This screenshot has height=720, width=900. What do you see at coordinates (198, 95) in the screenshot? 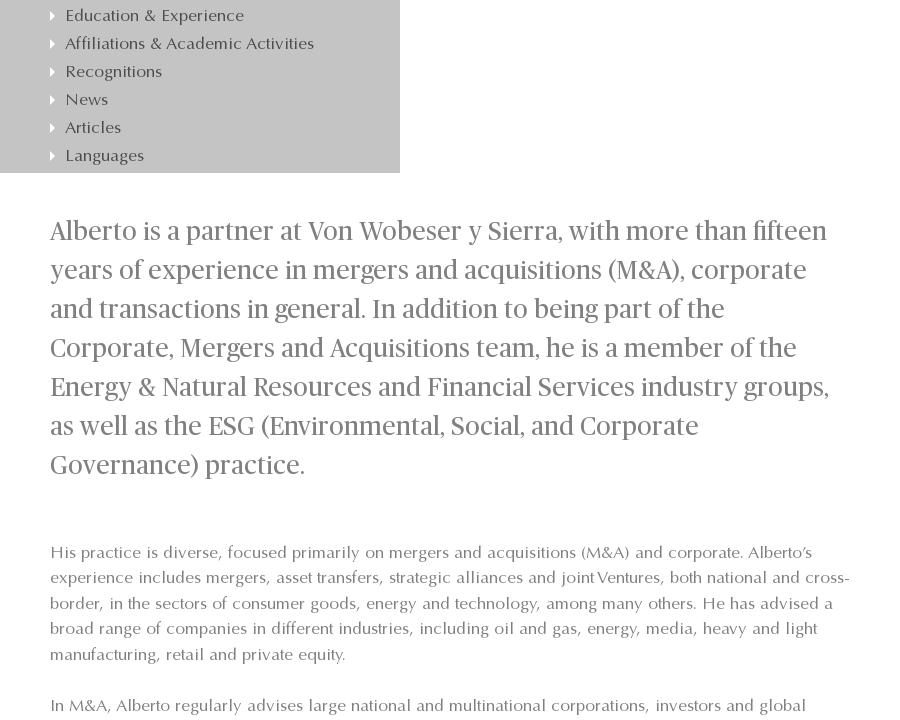
I see `'Member of the Association of International Petroleum Negotiators, since 2015.'` at bounding box center [198, 95].